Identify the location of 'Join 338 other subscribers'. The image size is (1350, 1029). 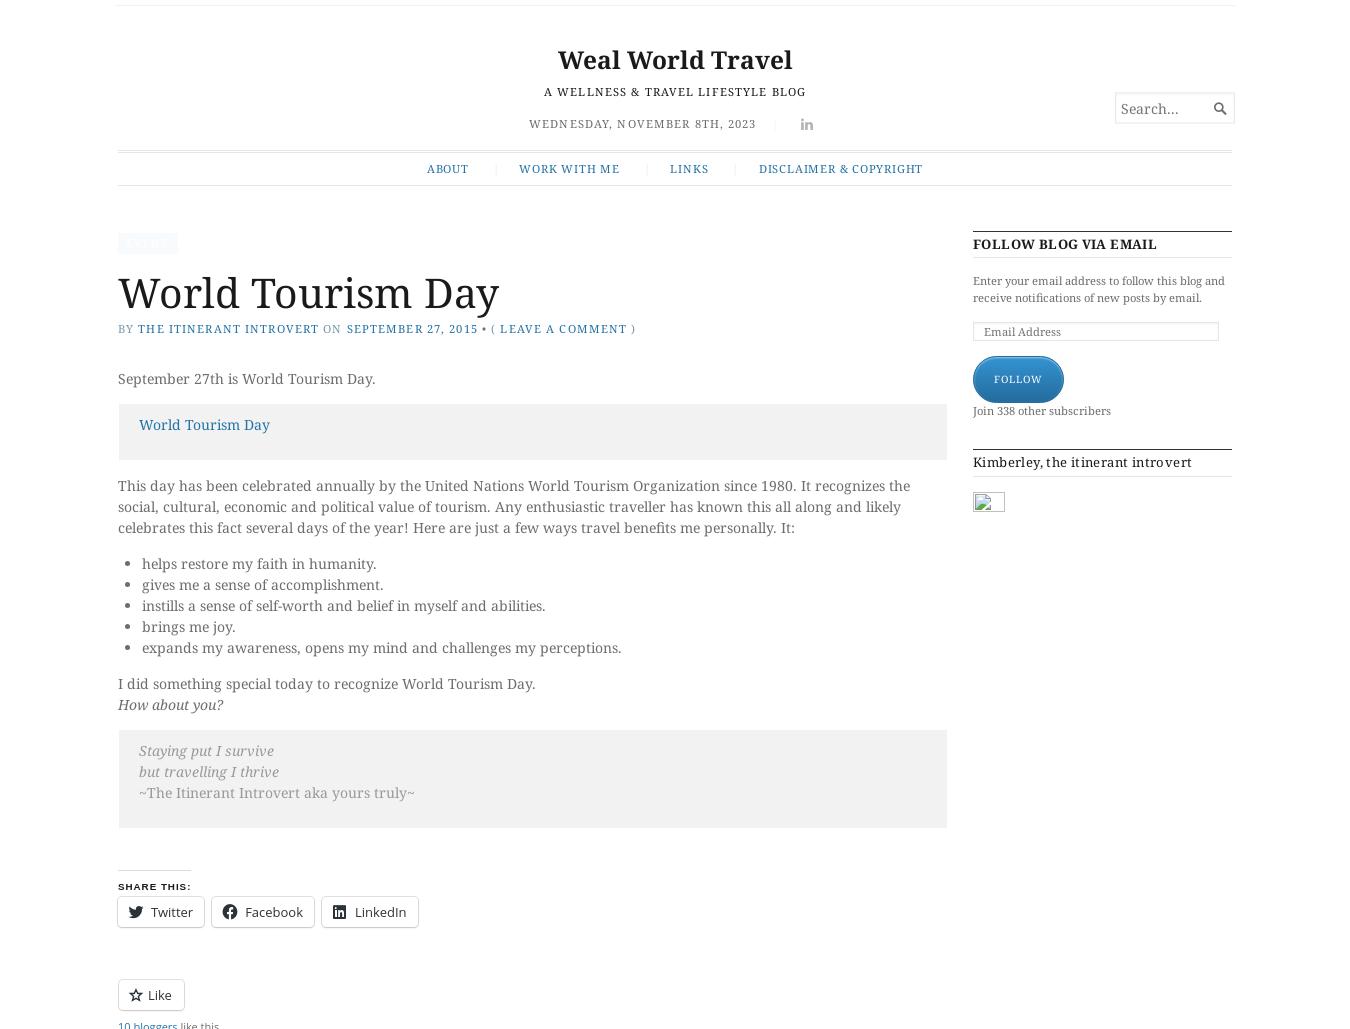
(971, 408).